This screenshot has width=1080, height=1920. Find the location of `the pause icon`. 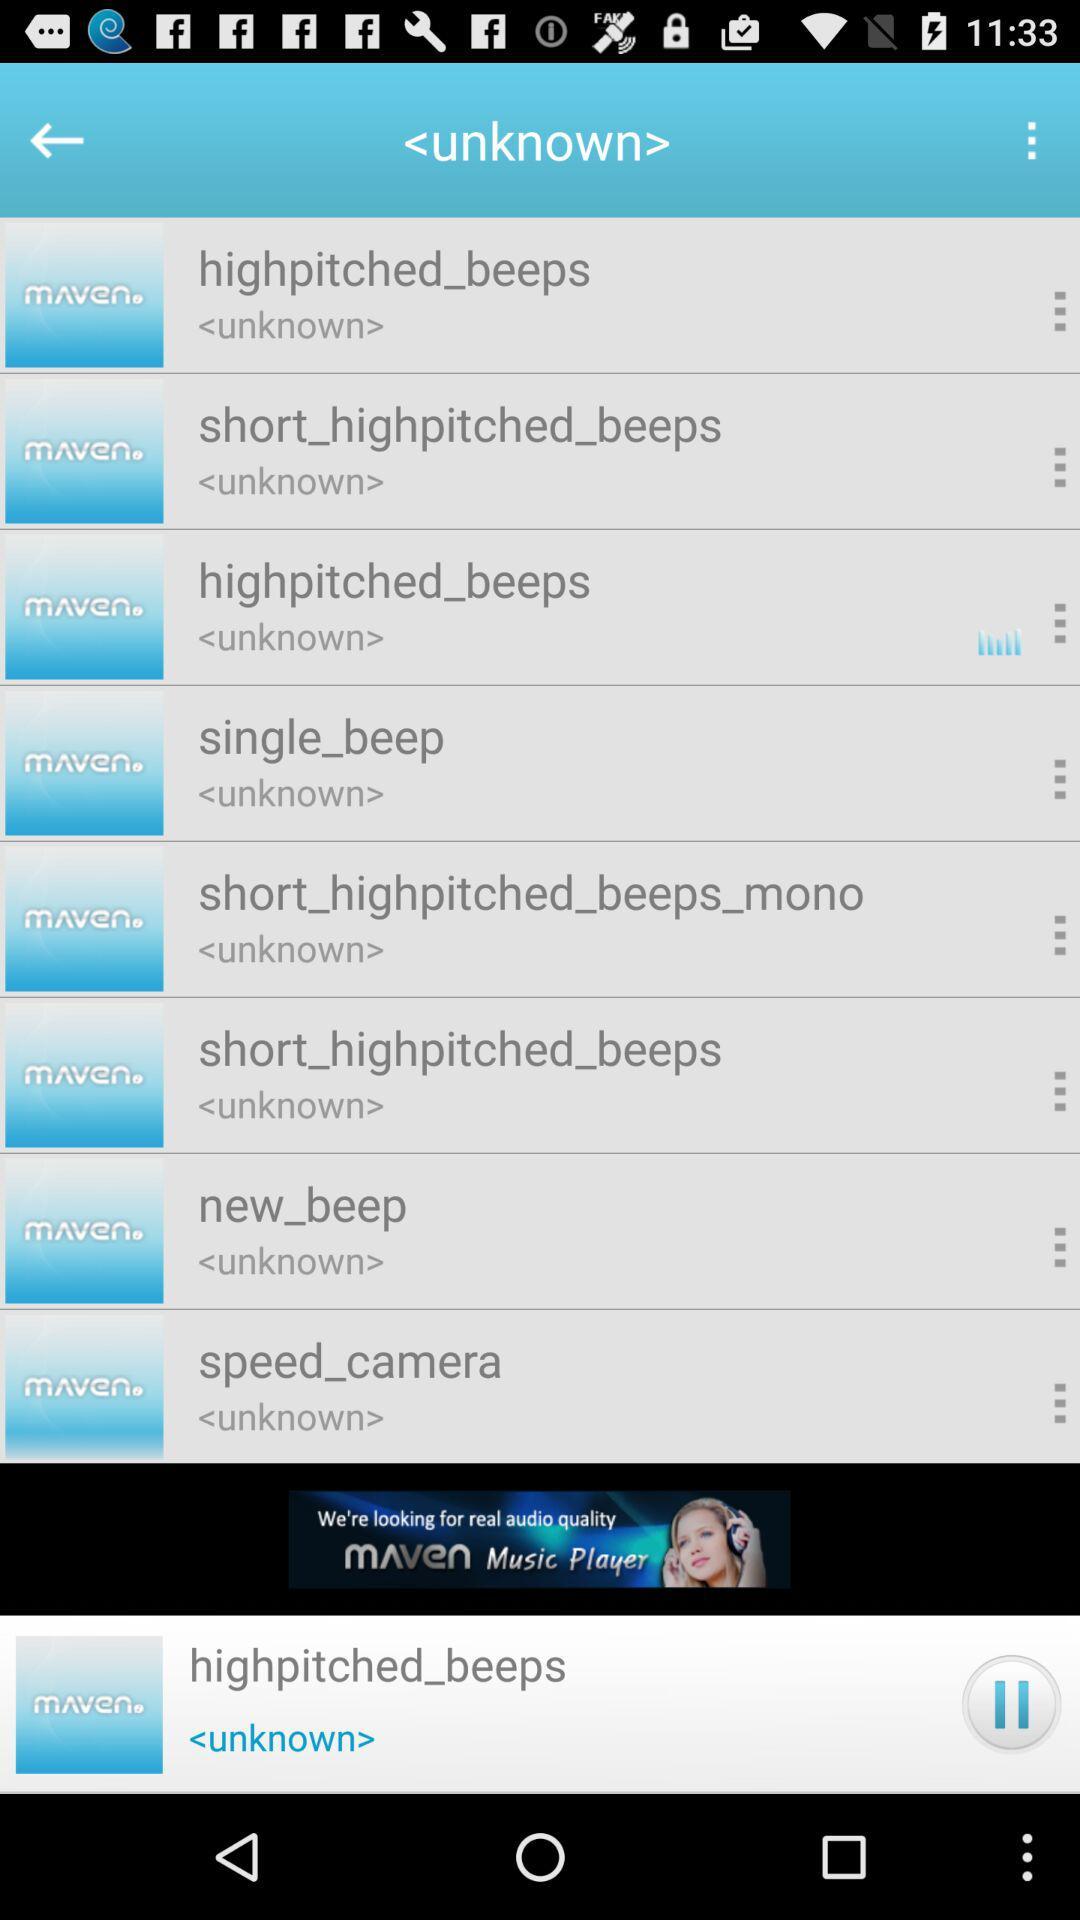

the pause icon is located at coordinates (1011, 1824).